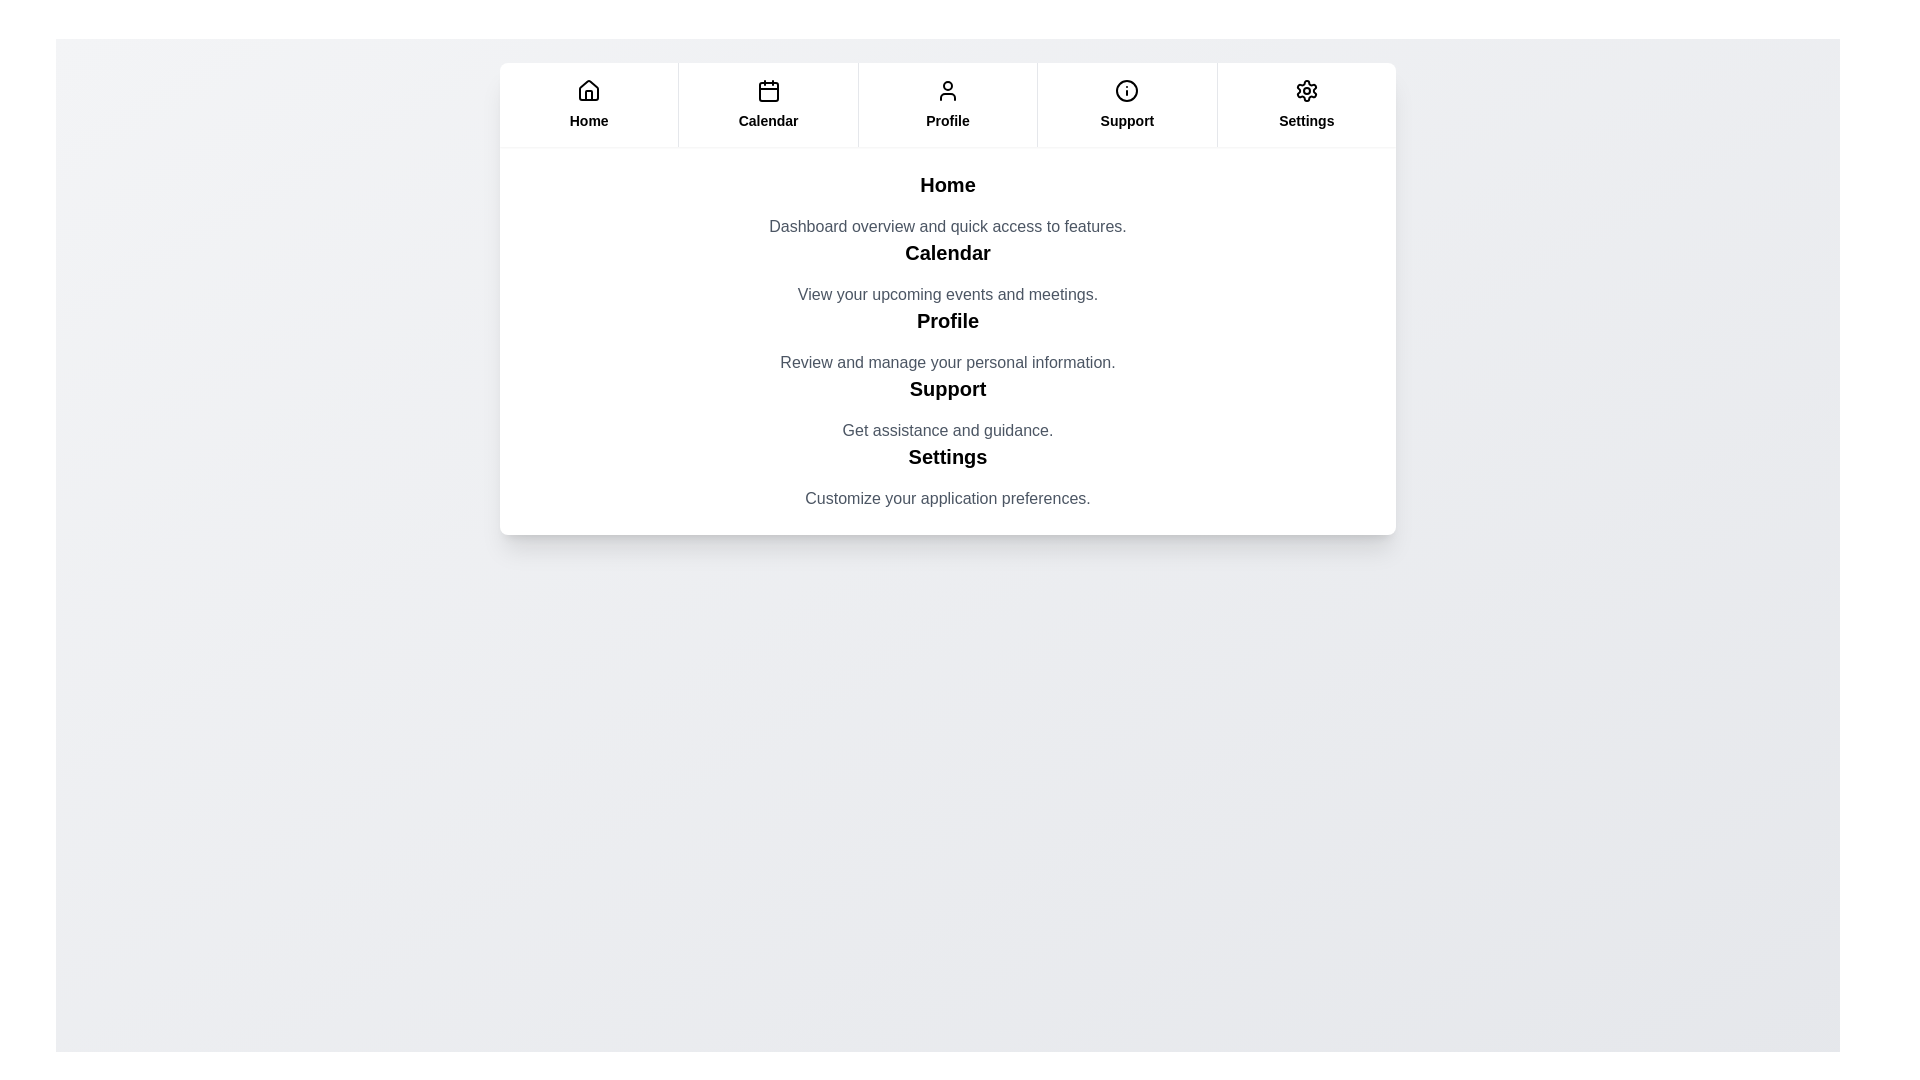 The width and height of the screenshot is (1920, 1080). Describe the element at coordinates (1127, 91) in the screenshot. I see `the main circular border of the info icon located in the navigation bar at the top center` at that location.